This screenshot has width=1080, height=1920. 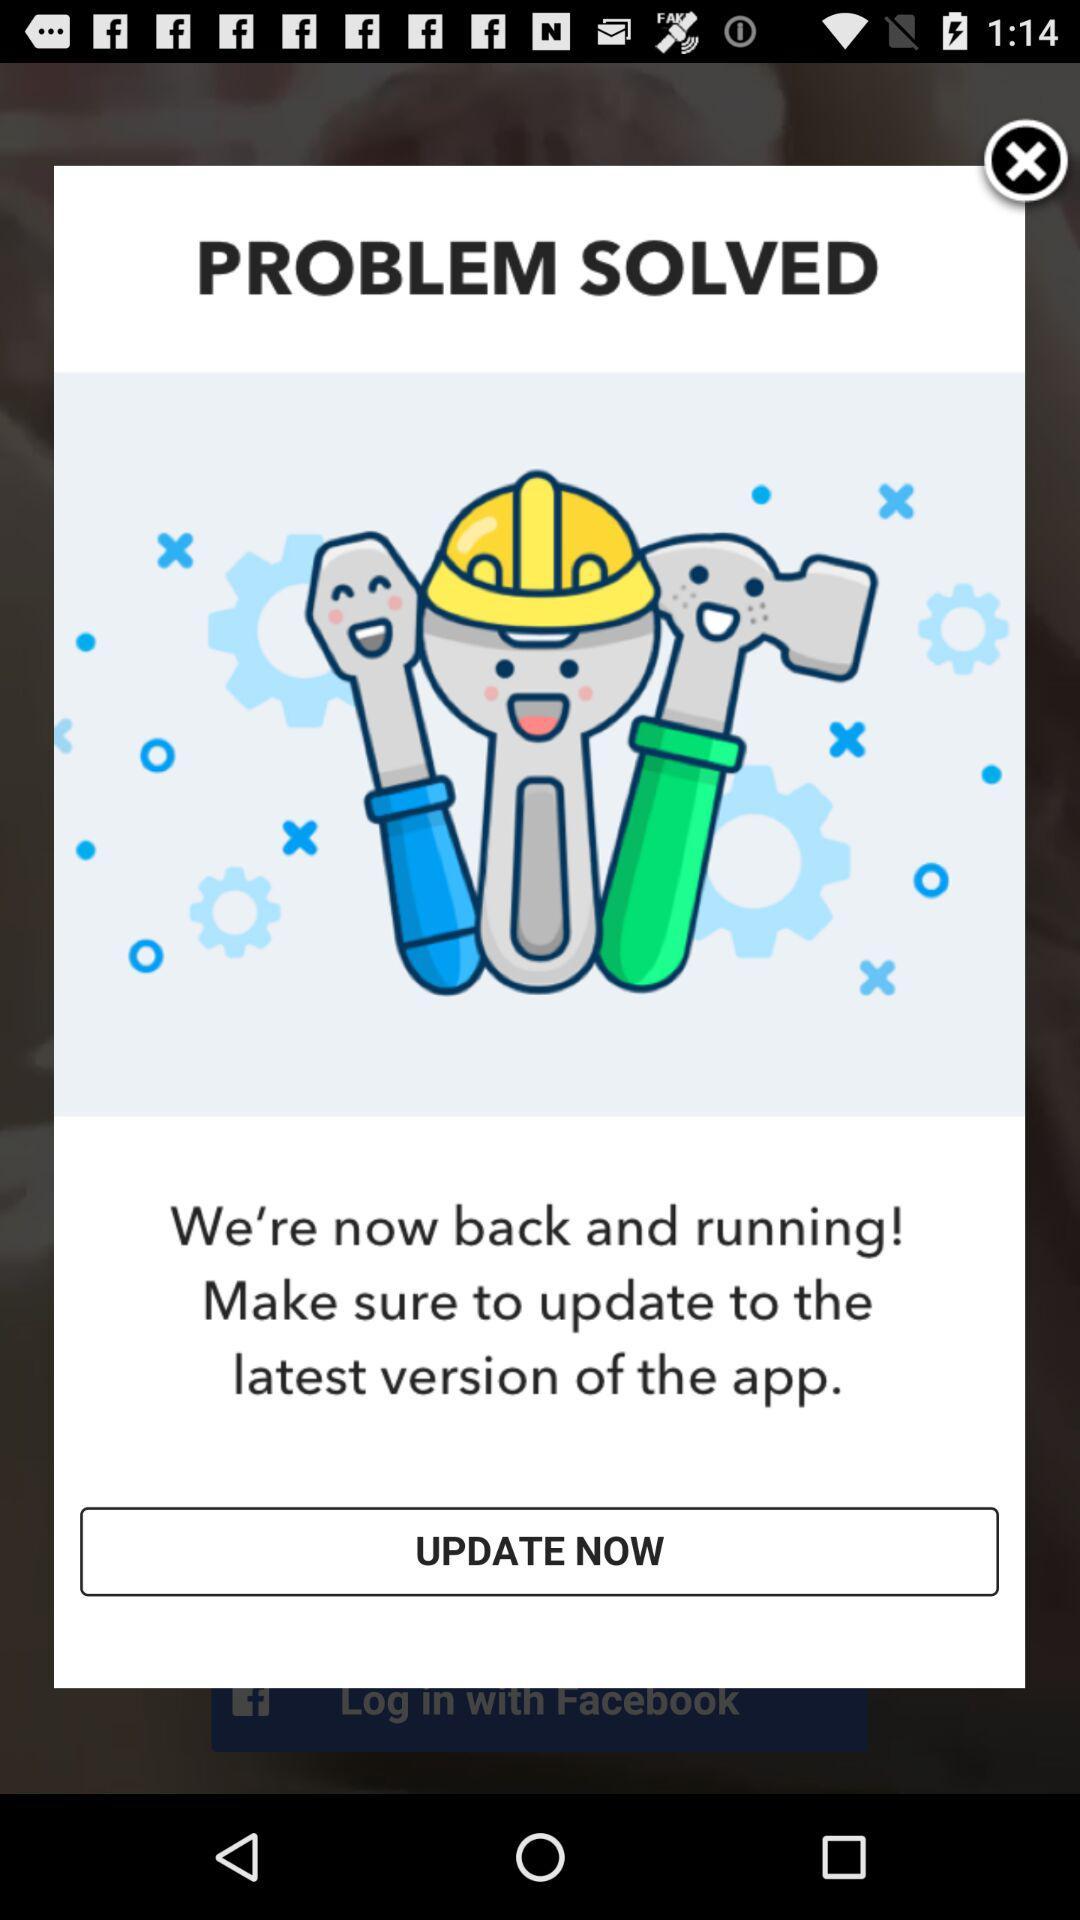 What do you see at coordinates (1026, 177) in the screenshot?
I see `the close icon` at bounding box center [1026, 177].